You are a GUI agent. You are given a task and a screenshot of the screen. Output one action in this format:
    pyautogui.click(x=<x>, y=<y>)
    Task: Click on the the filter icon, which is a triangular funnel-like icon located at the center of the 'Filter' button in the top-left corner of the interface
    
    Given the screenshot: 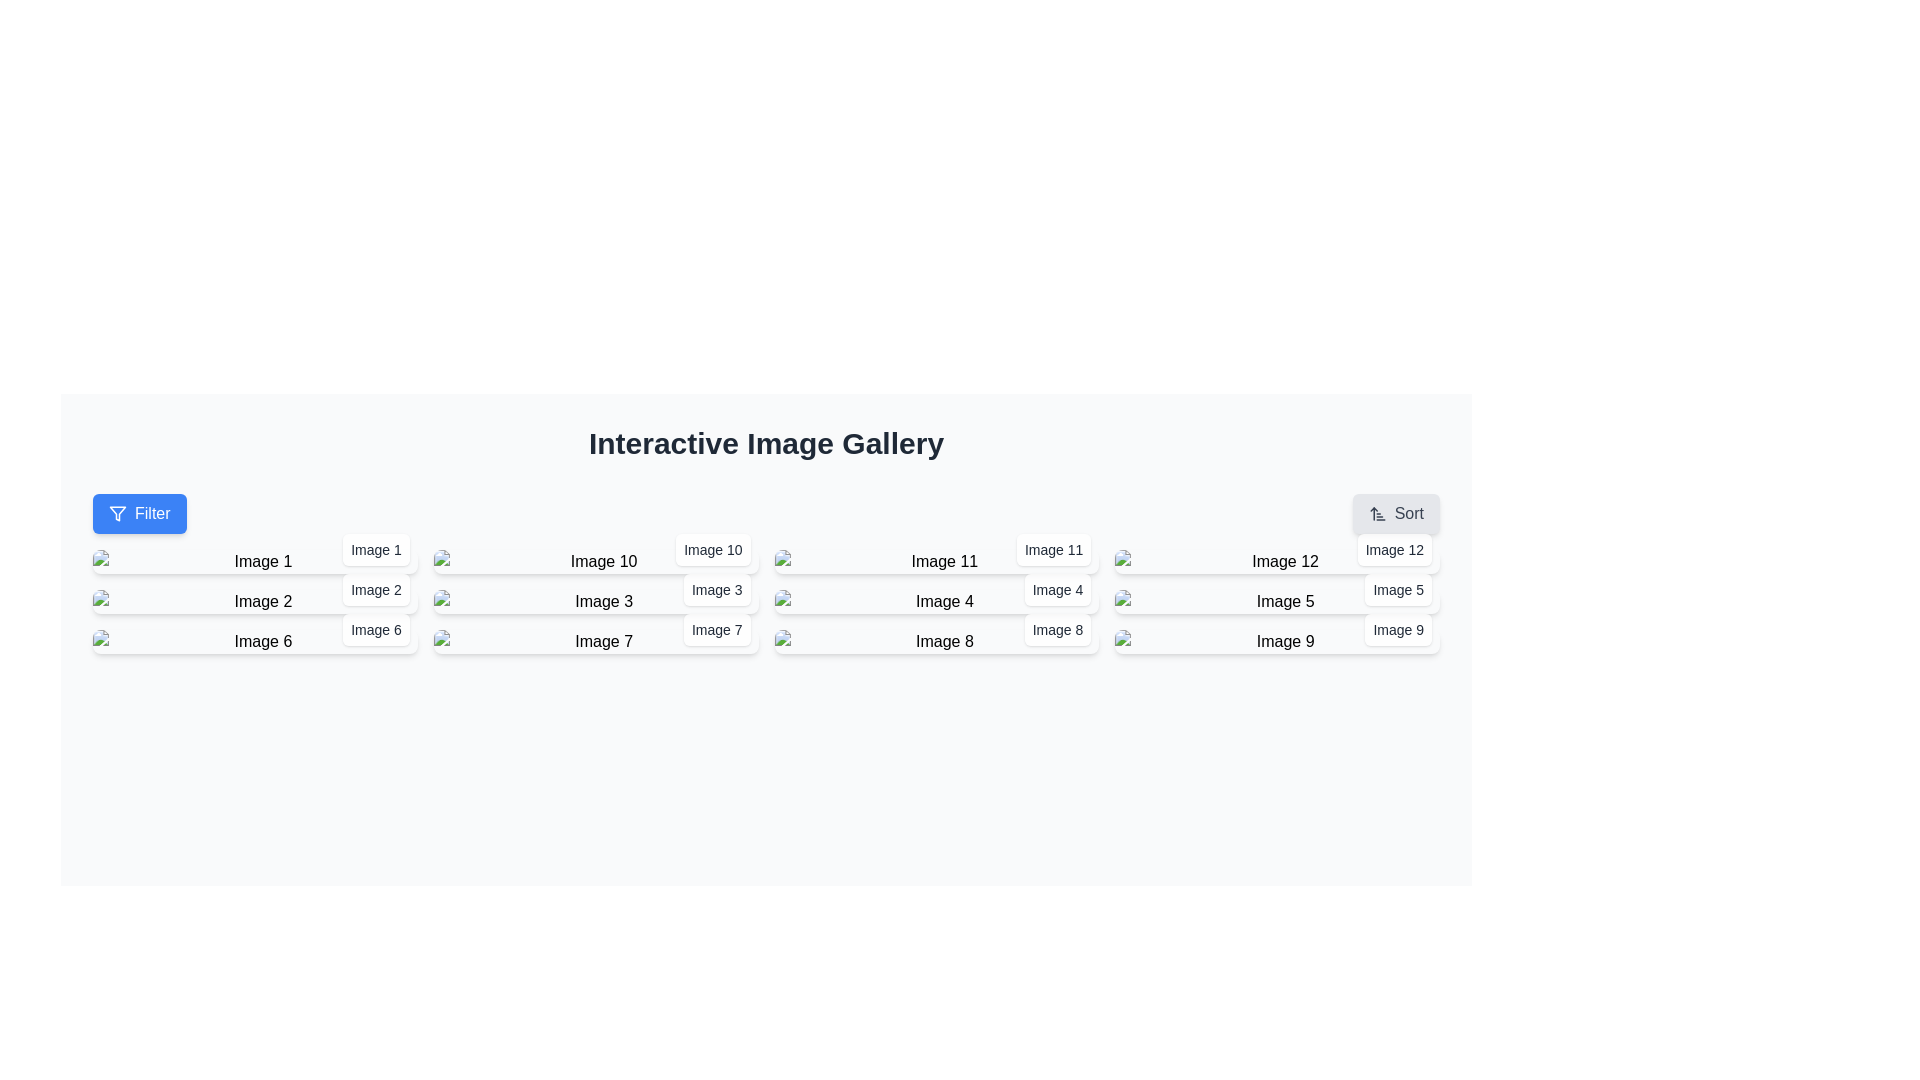 What is the action you would take?
    pyautogui.click(x=117, y=512)
    